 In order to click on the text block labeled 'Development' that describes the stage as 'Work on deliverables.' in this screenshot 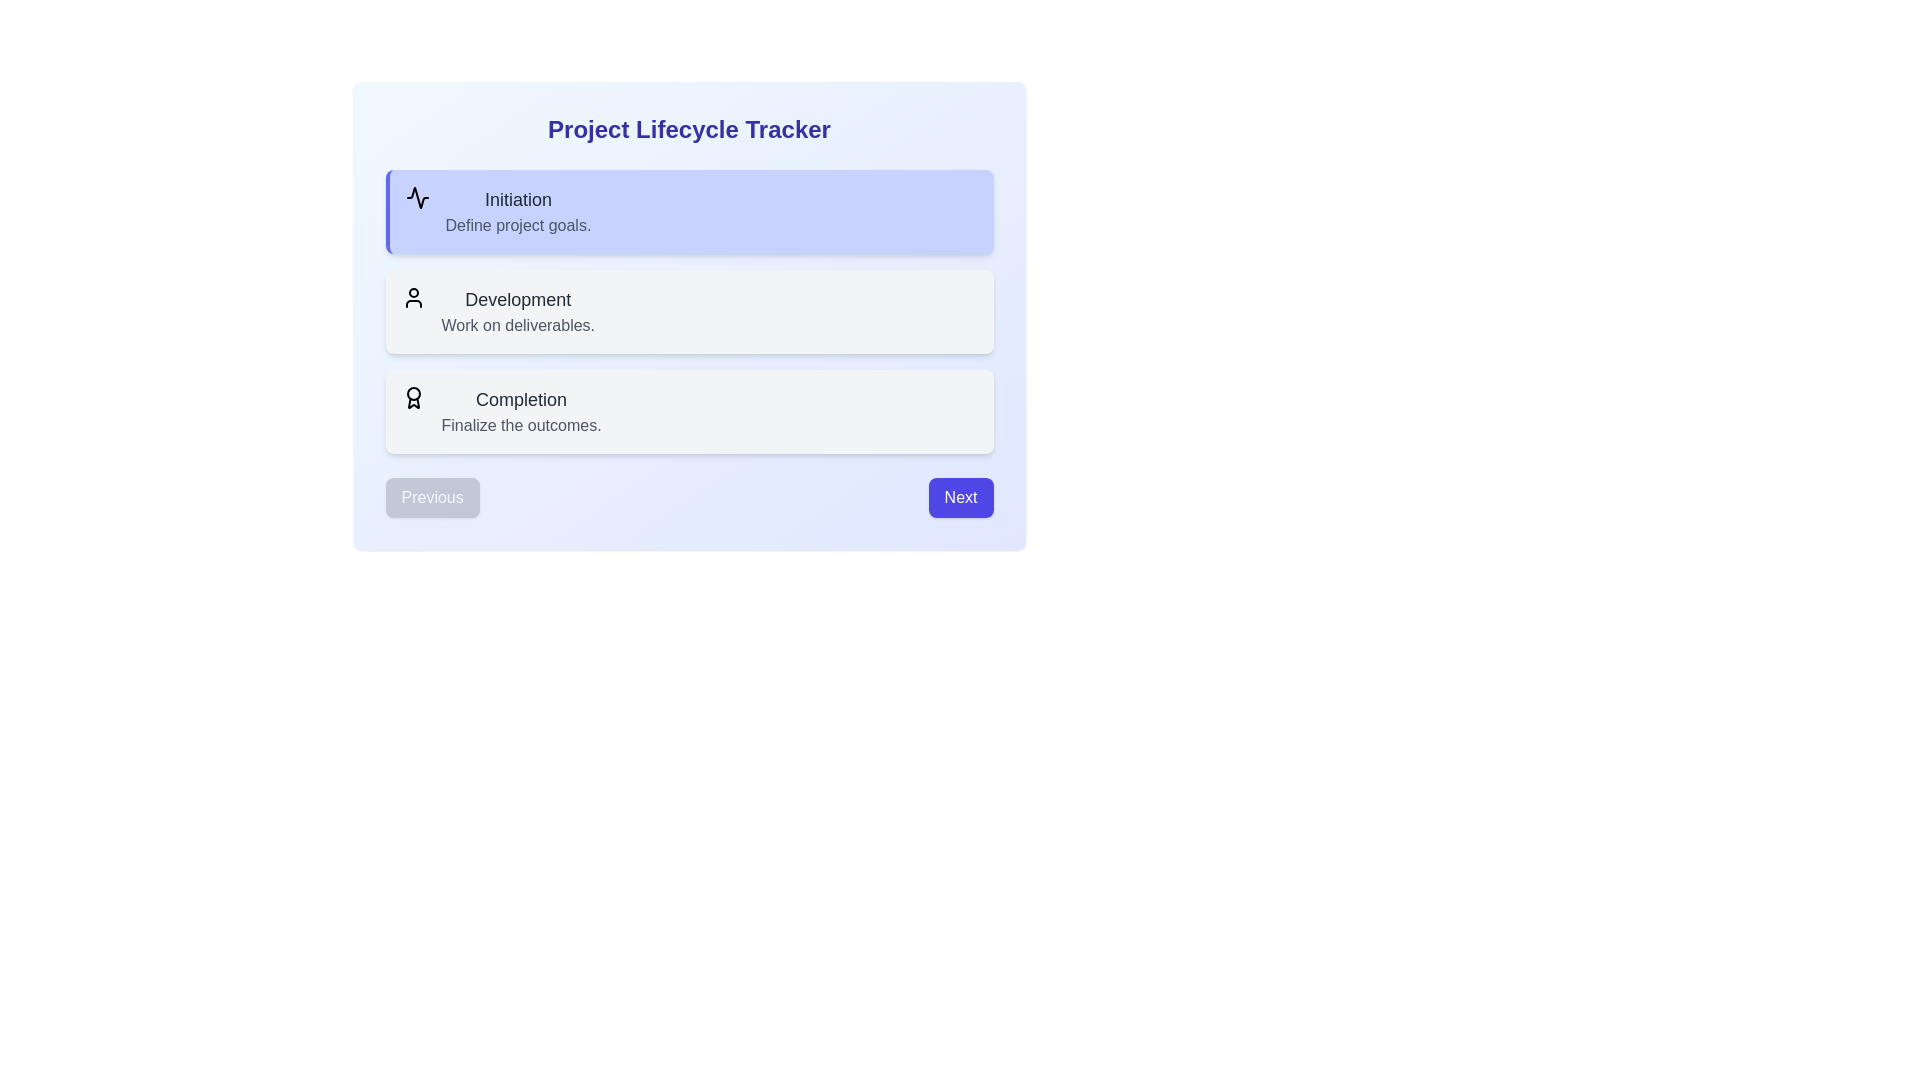, I will do `click(518, 312)`.